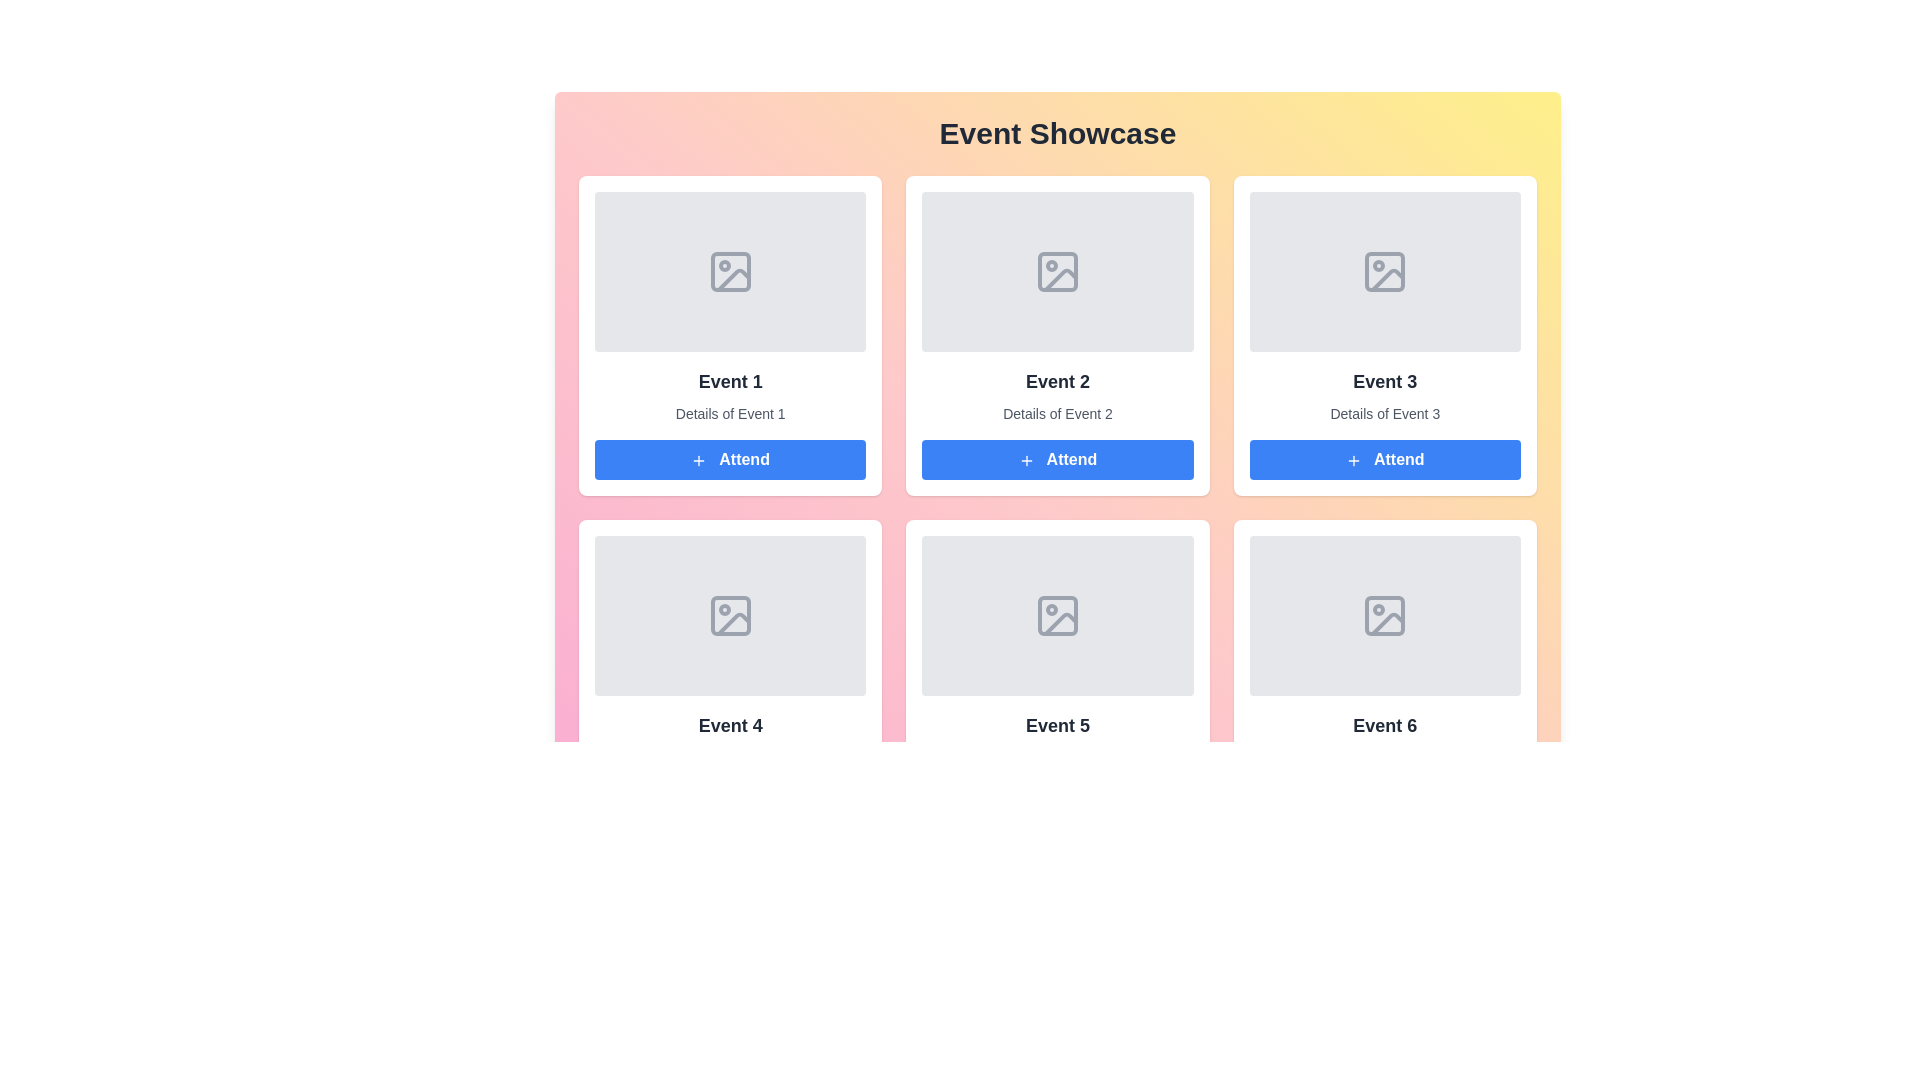  What do you see at coordinates (1384, 725) in the screenshot?
I see `text displayed as 'Event 6', which is a bold text label centered below the image placeholder and above the details of the event in the card layout` at bounding box center [1384, 725].